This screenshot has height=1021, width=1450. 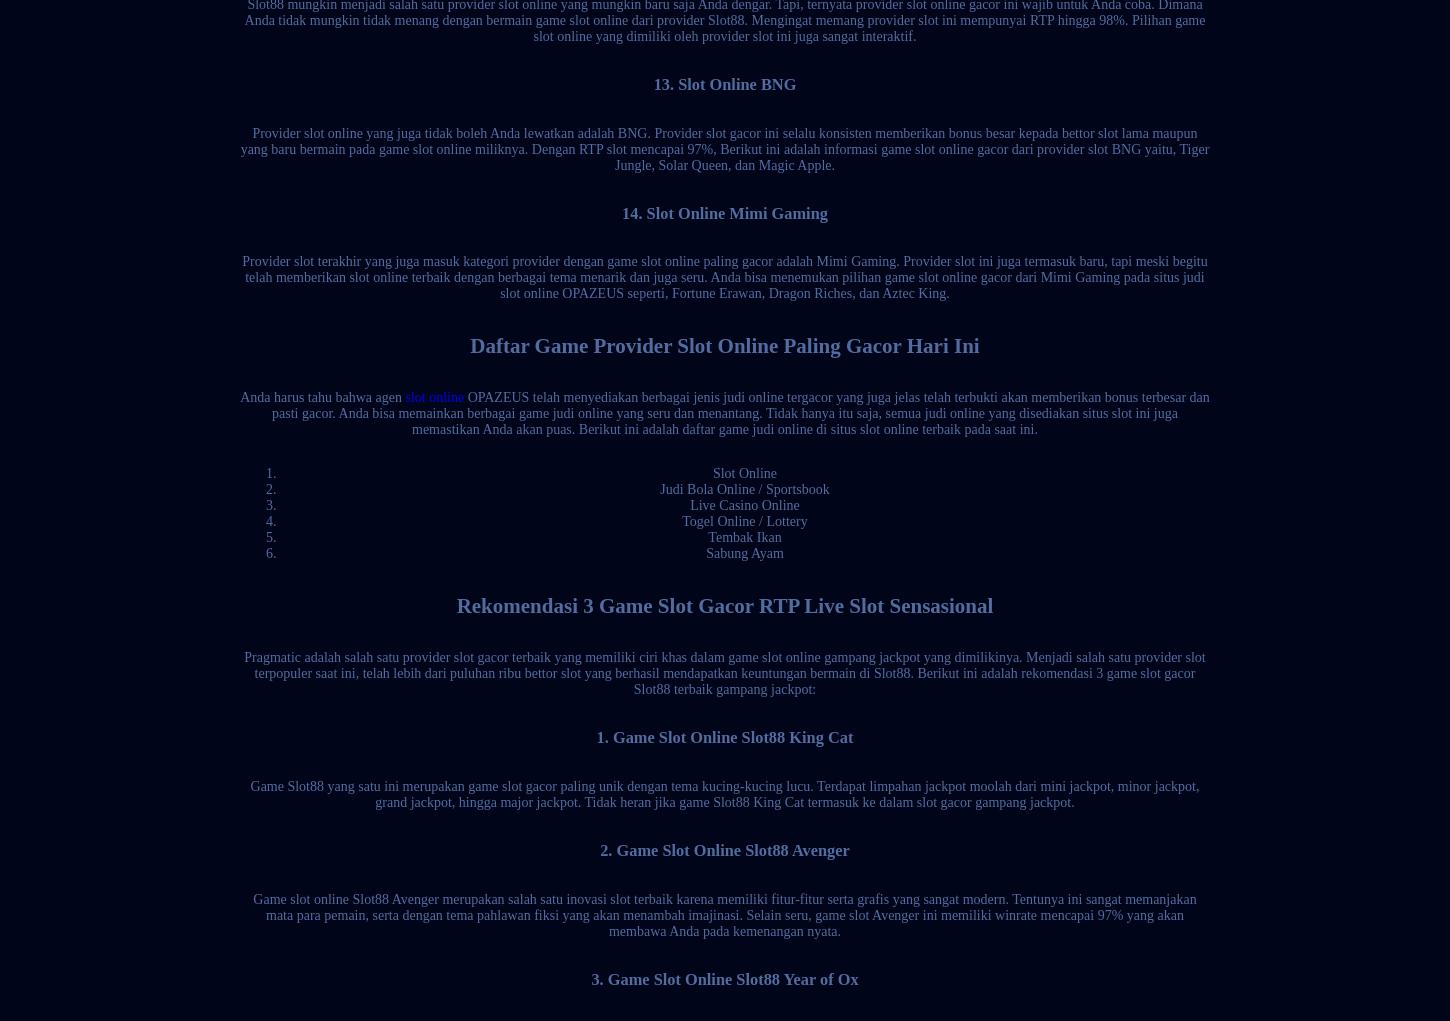 I want to click on 'Live Casino Online', so click(x=744, y=504).